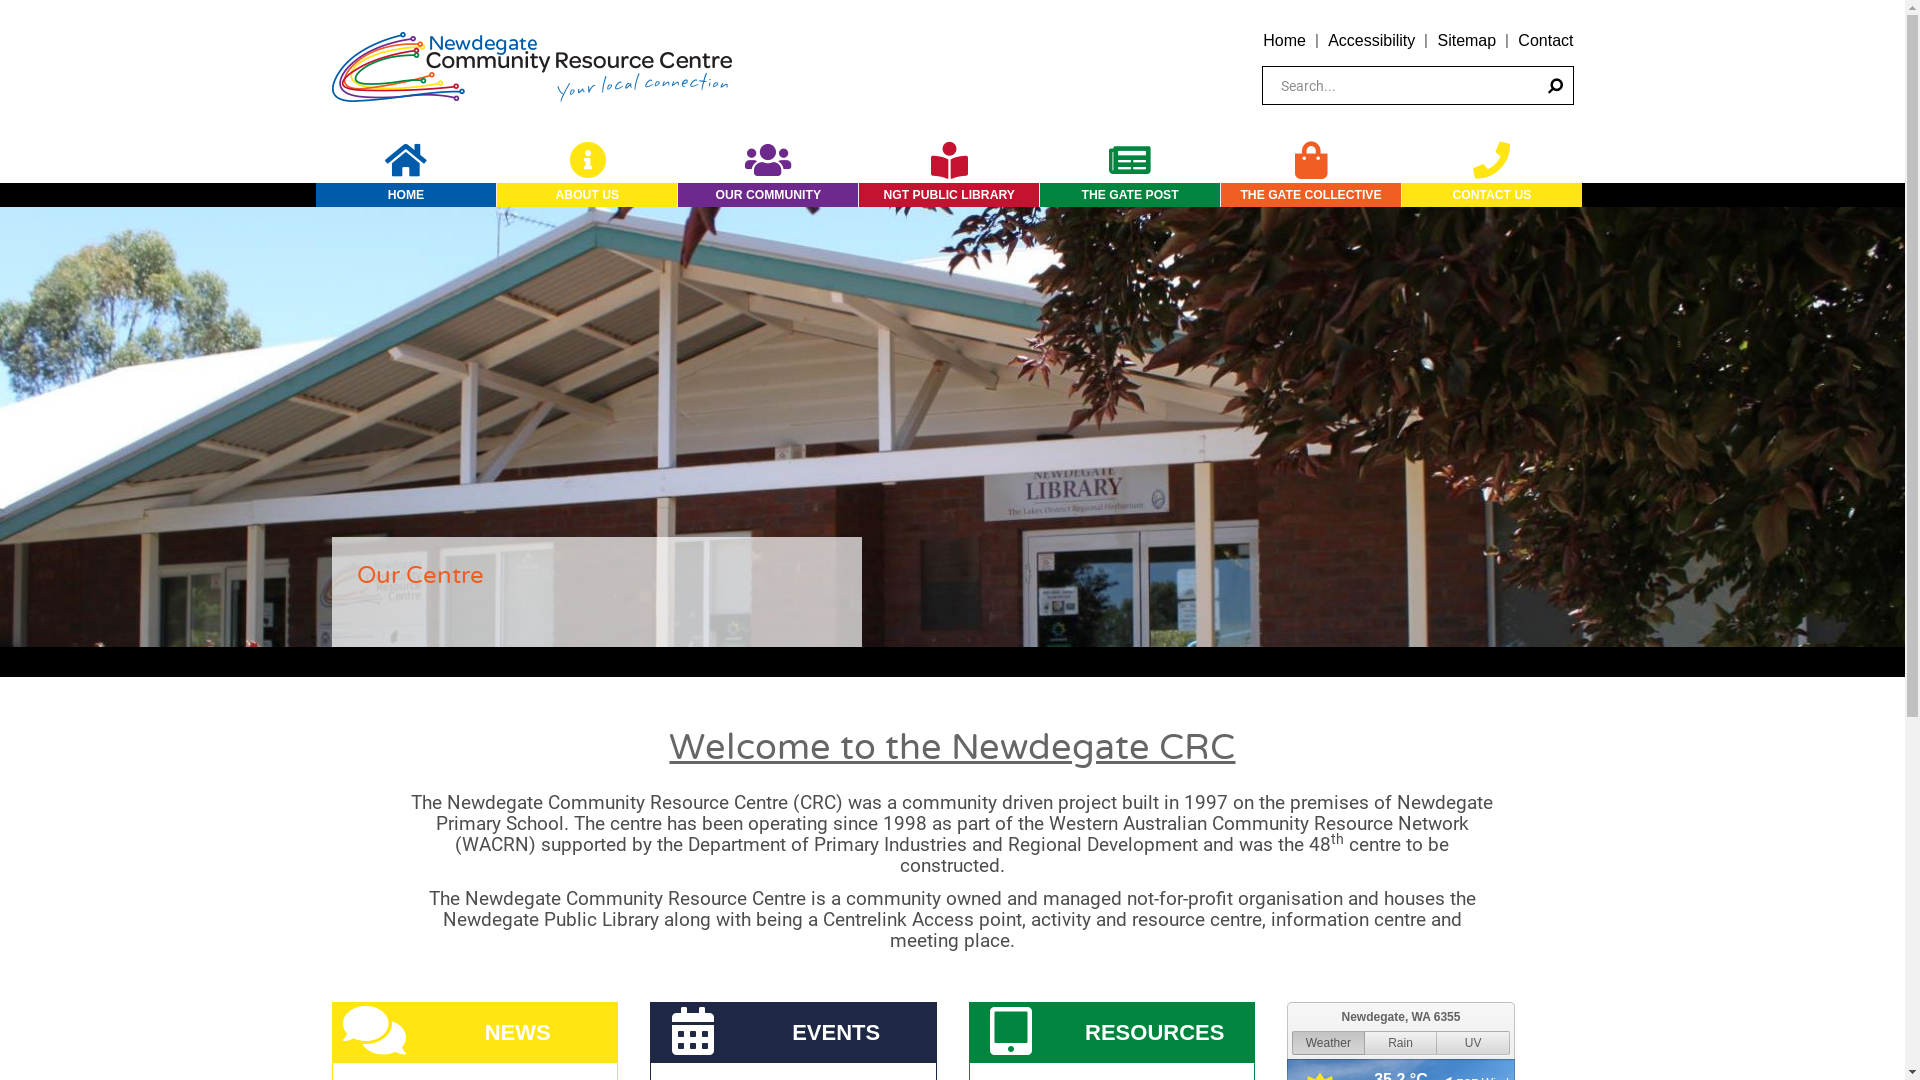 This screenshot has height=1080, width=1920. Describe the element at coordinates (1370, 40) in the screenshot. I see `'Accessibility'` at that location.